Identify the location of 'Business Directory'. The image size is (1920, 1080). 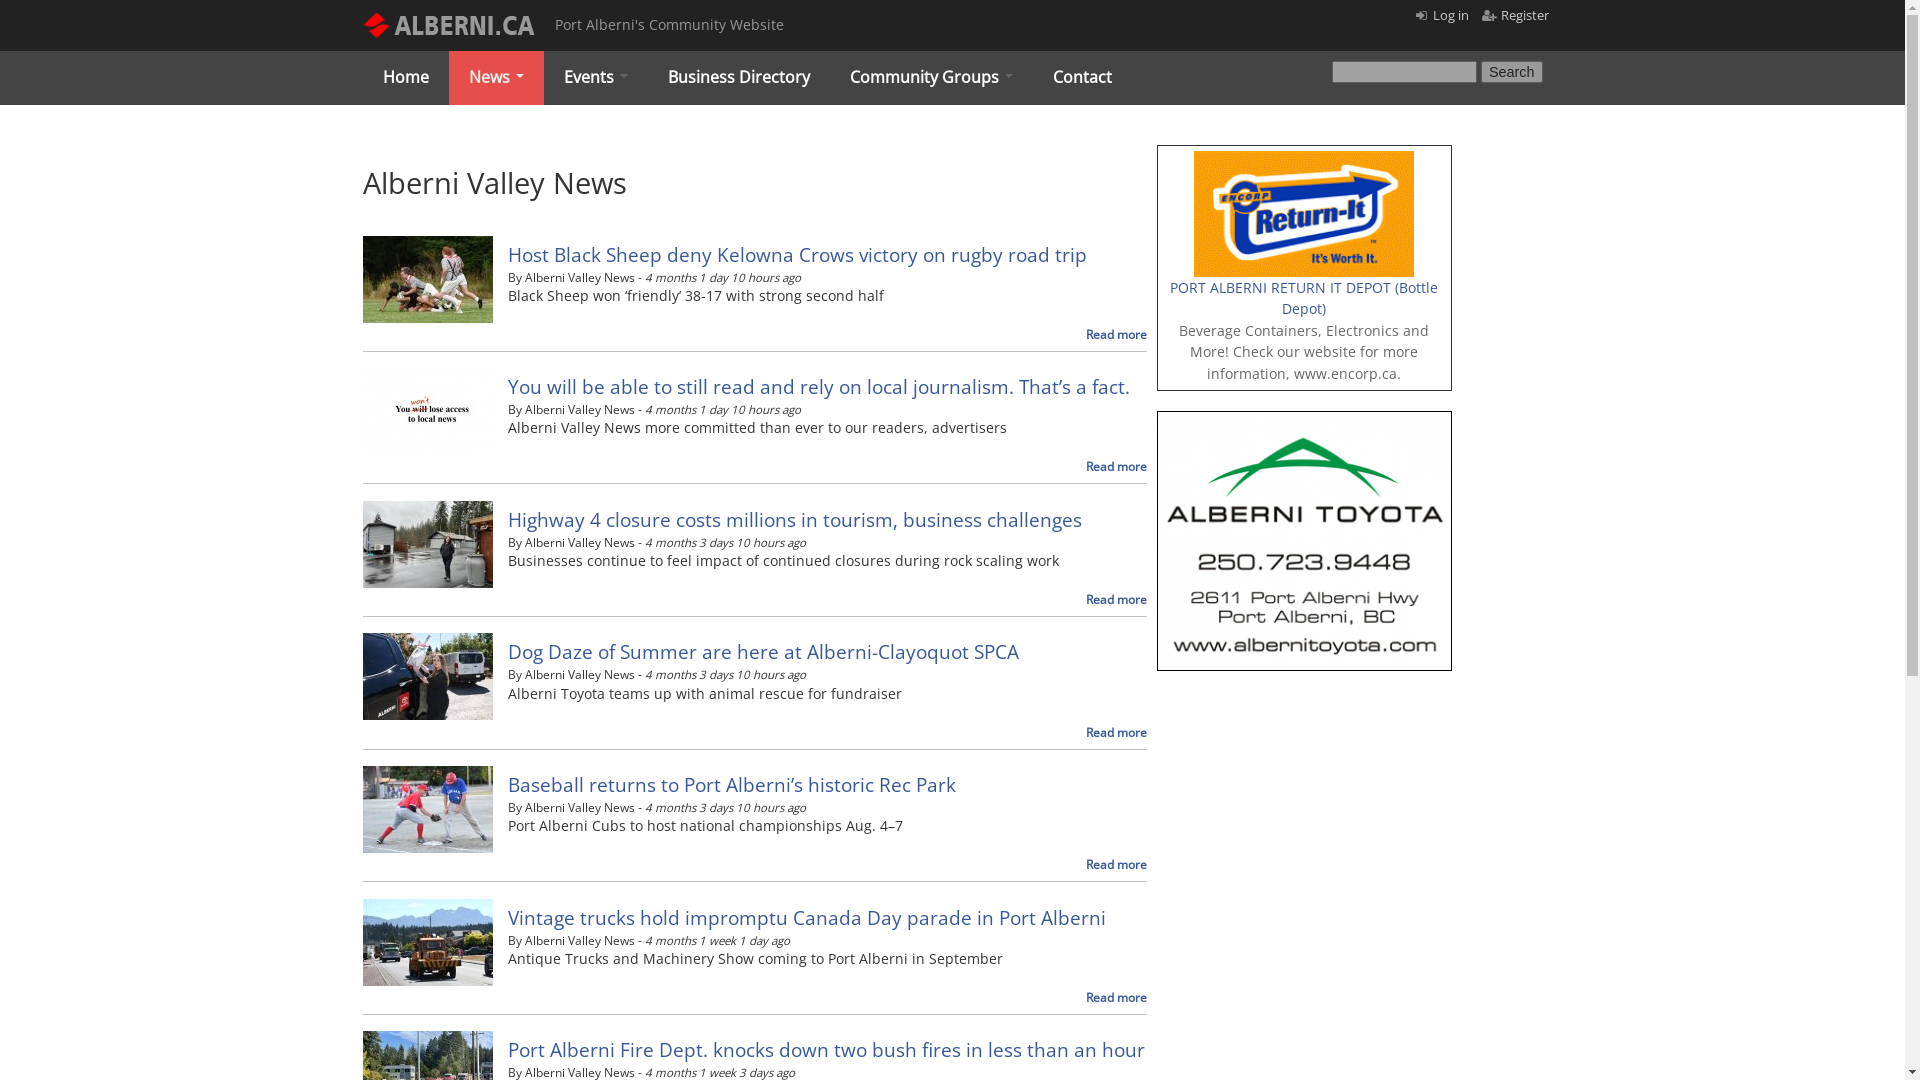
(648, 76).